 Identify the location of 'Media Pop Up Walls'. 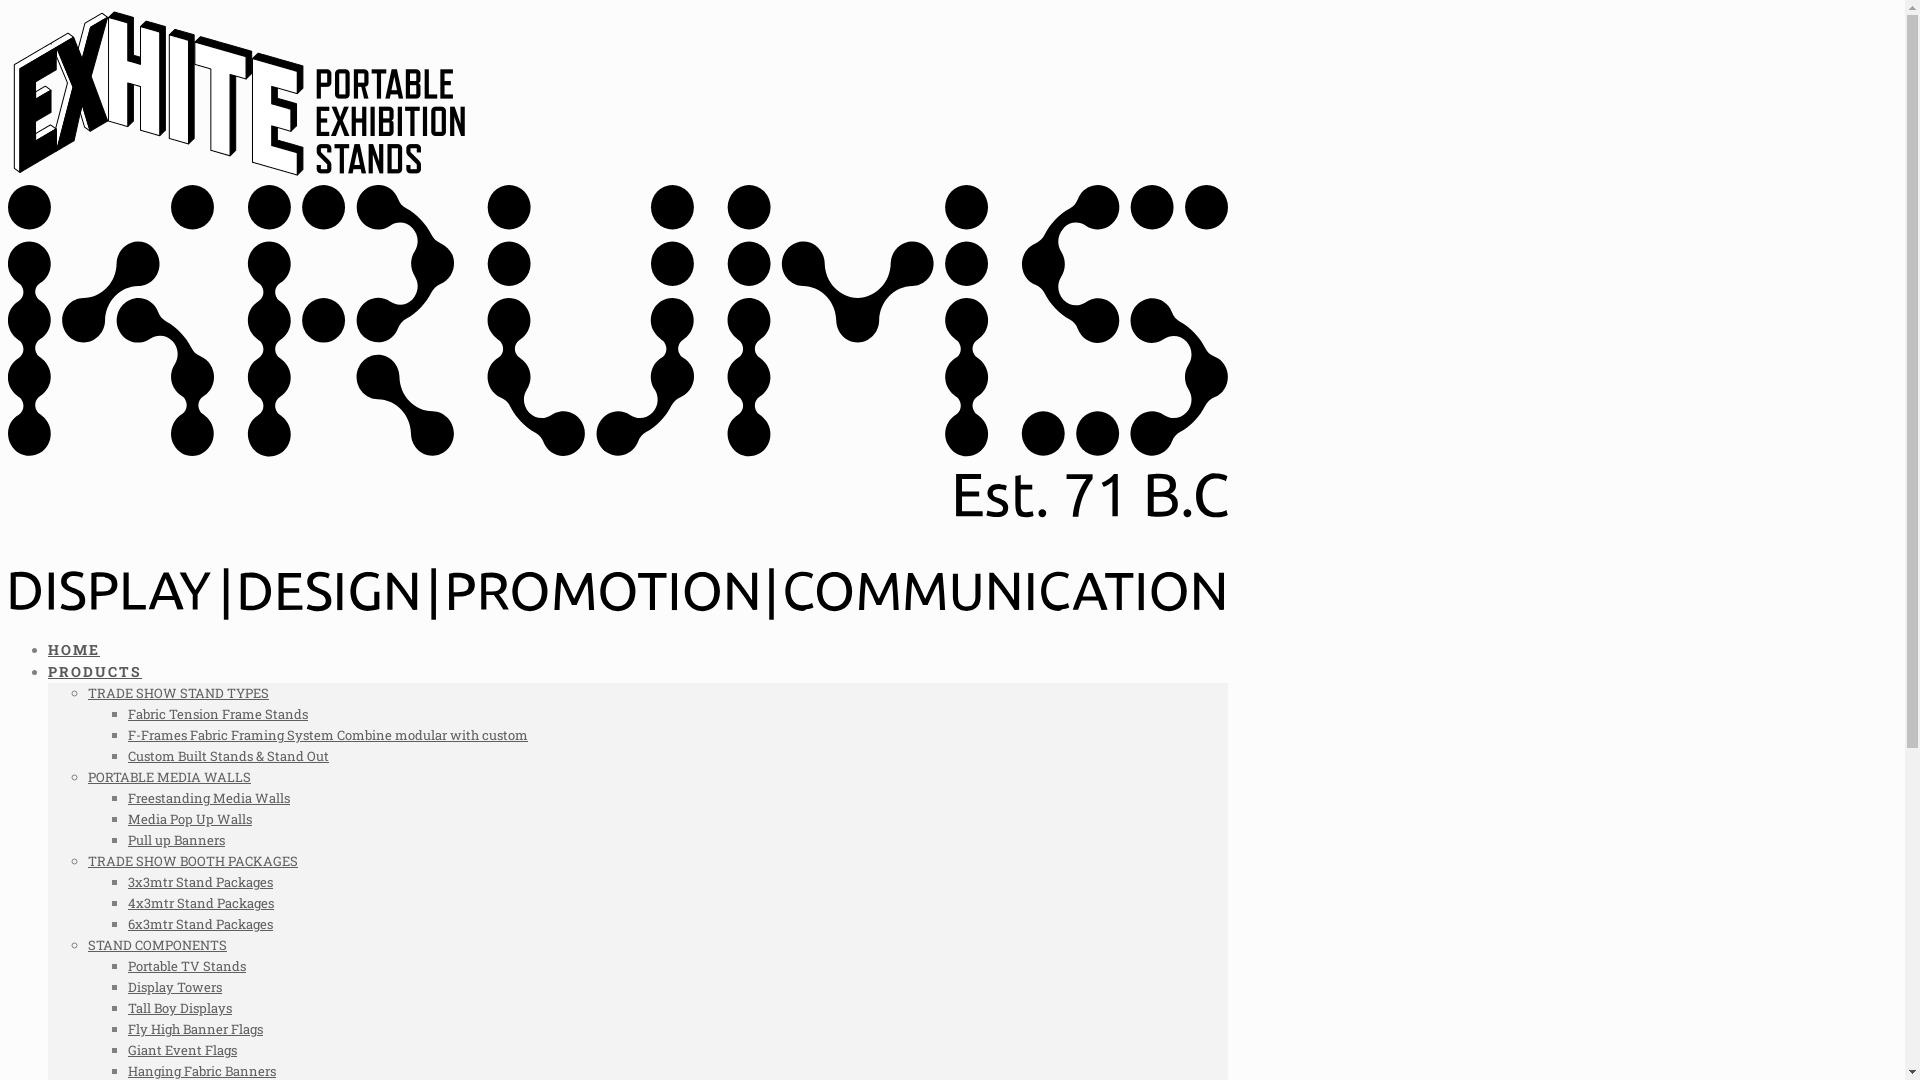
(127, 818).